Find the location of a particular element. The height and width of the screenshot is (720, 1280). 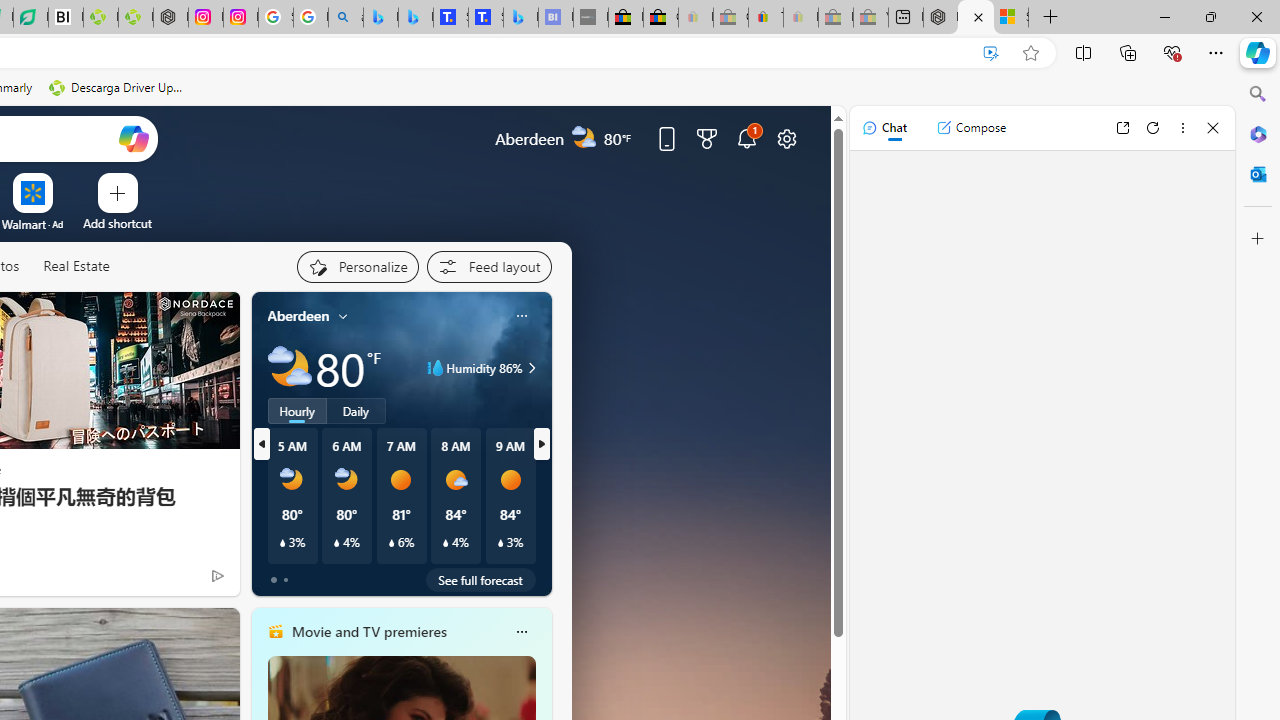

'Class: weather-arrow-glyph' is located at coordinates (531, 367).